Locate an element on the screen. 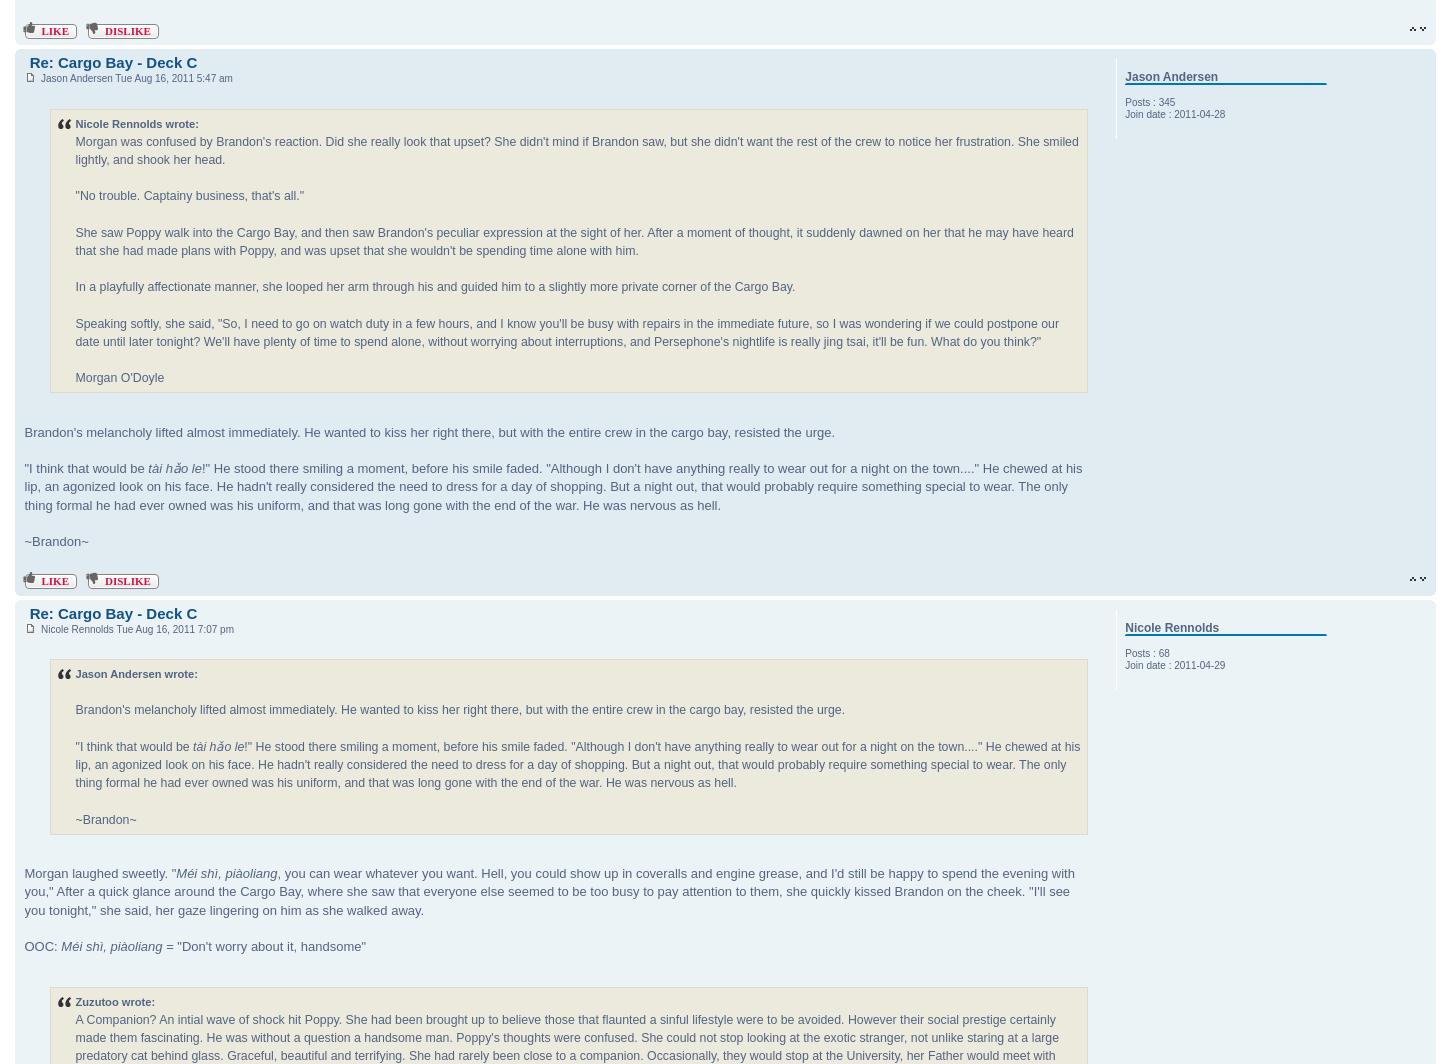  'Jason Andersen' is located at coordinates (1170, 77).